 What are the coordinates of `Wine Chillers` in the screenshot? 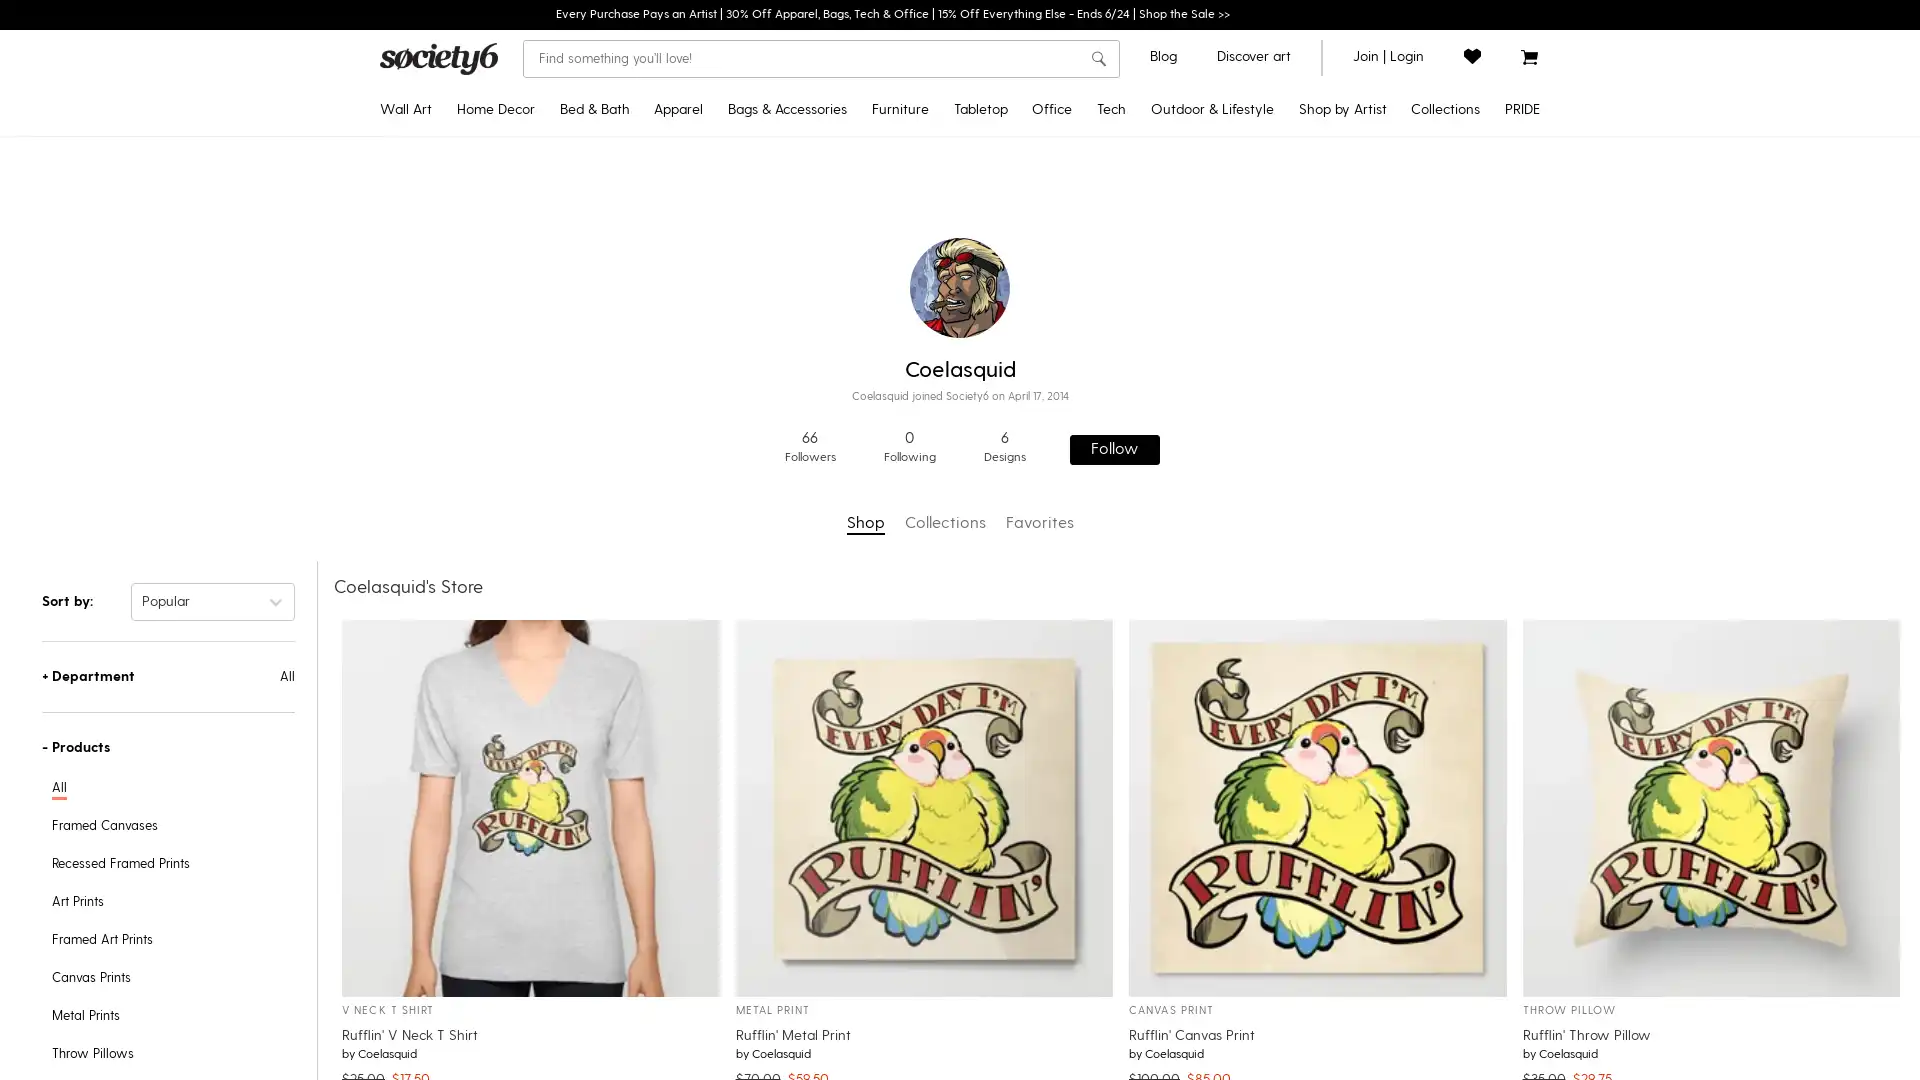 It's located at (1017, 385).